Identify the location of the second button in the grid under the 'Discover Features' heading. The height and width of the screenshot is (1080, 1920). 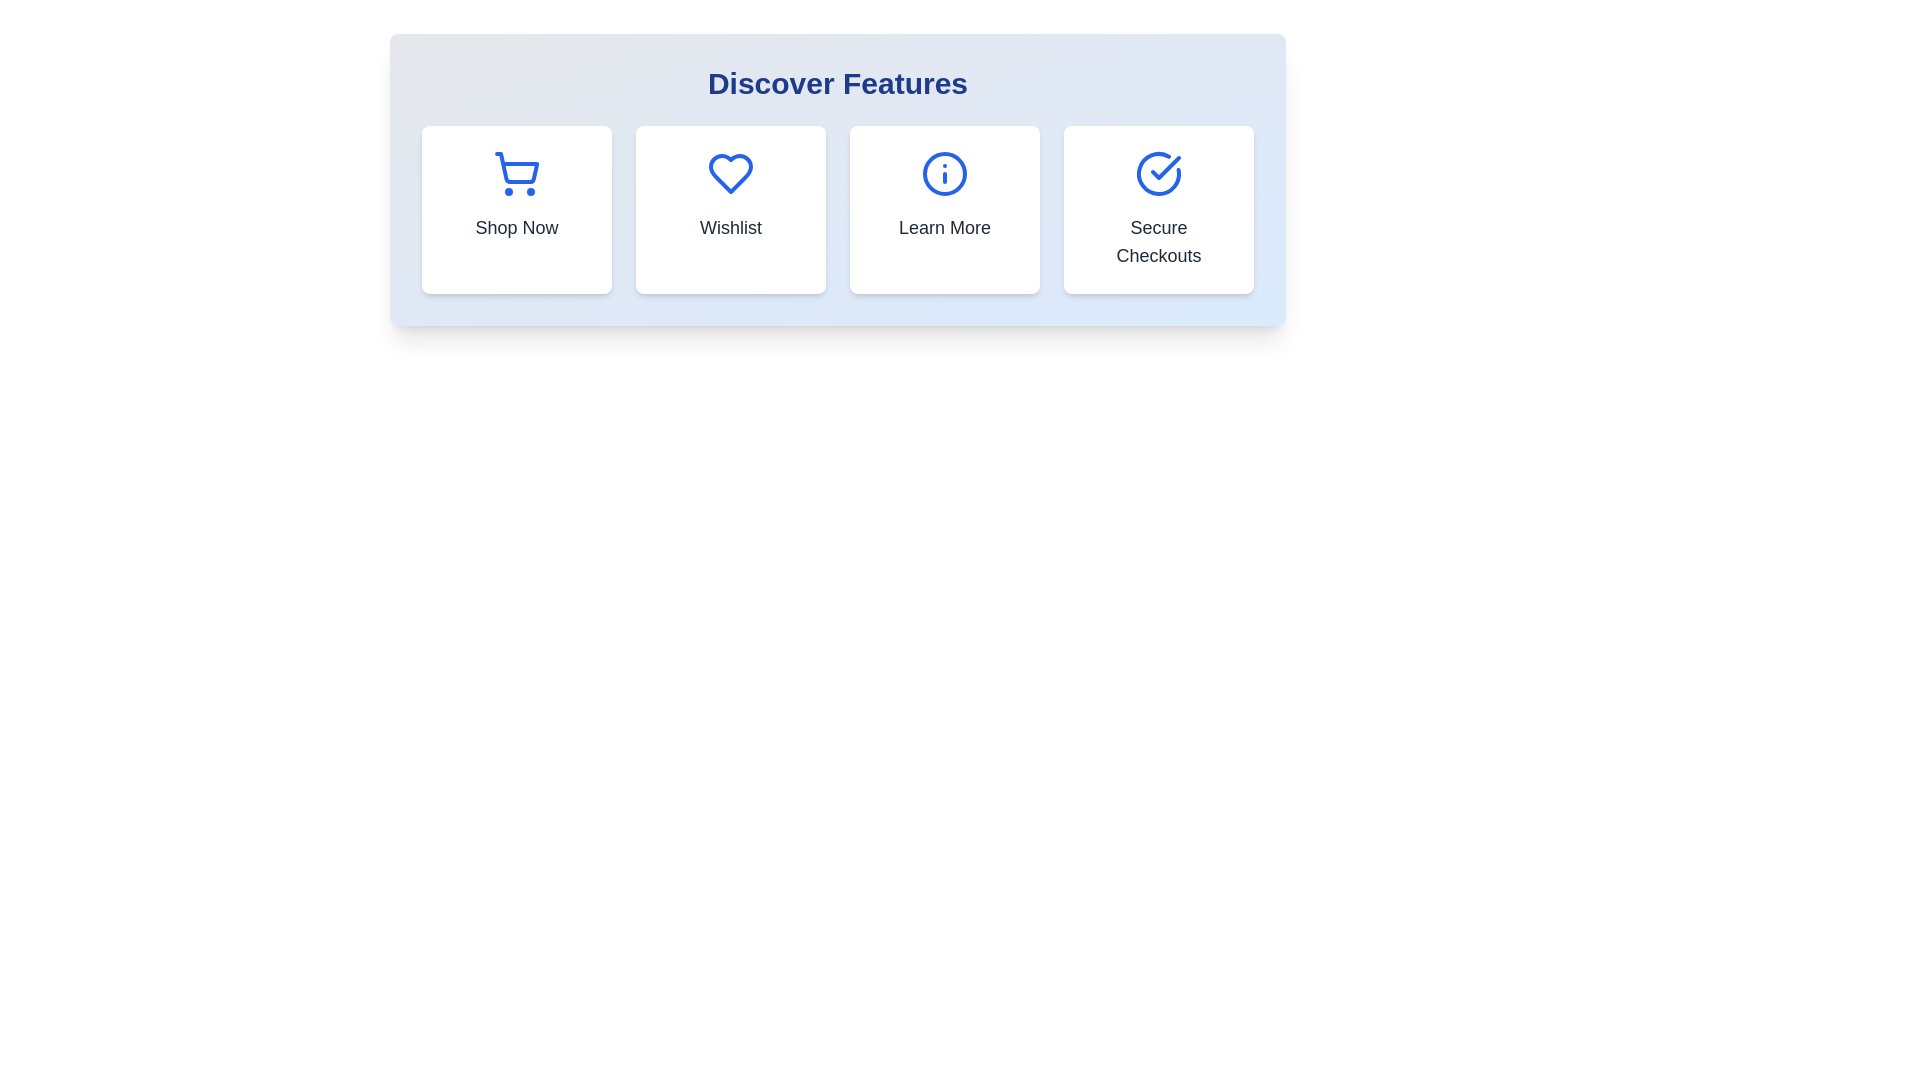
(729, 209).